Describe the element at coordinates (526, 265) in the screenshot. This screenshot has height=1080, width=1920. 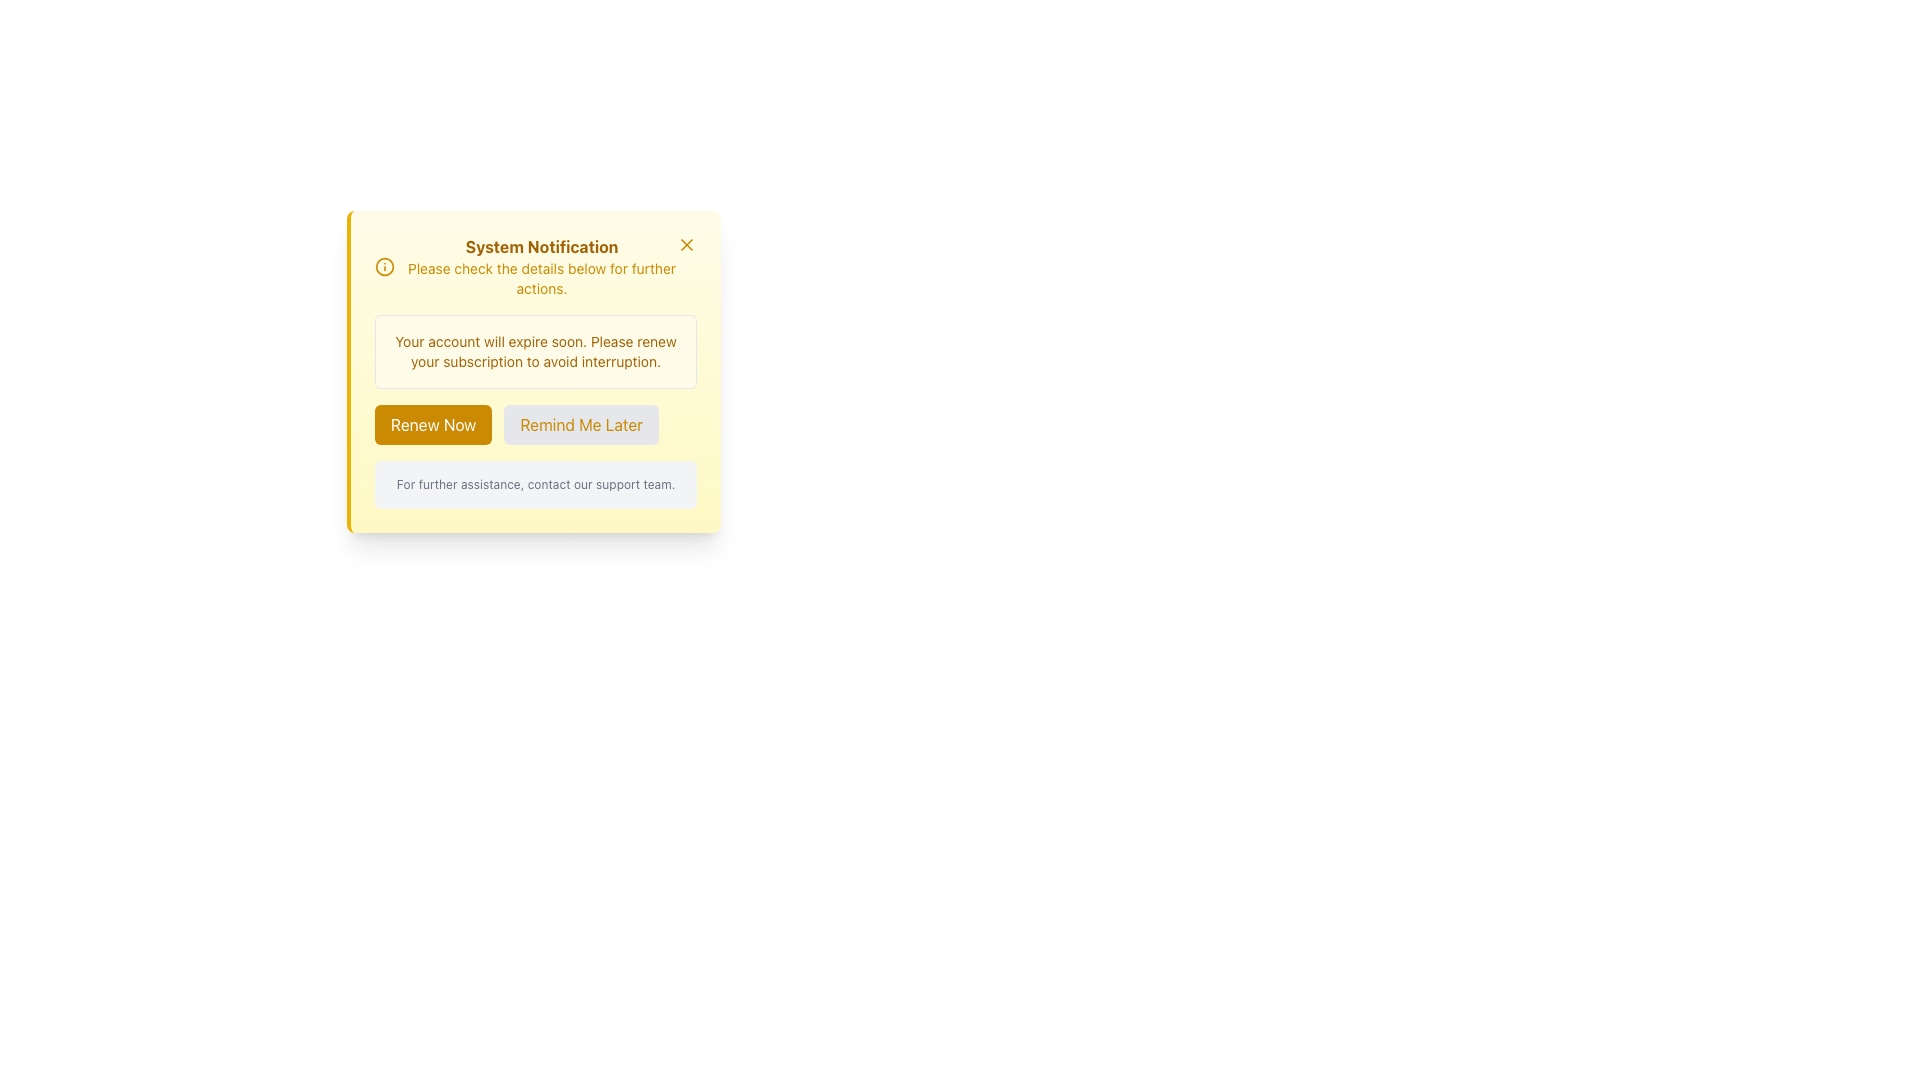
I see `notification text displayed in the Informational Header located at the top of the notification panel, which provides context or purpose for the notification` at that location.